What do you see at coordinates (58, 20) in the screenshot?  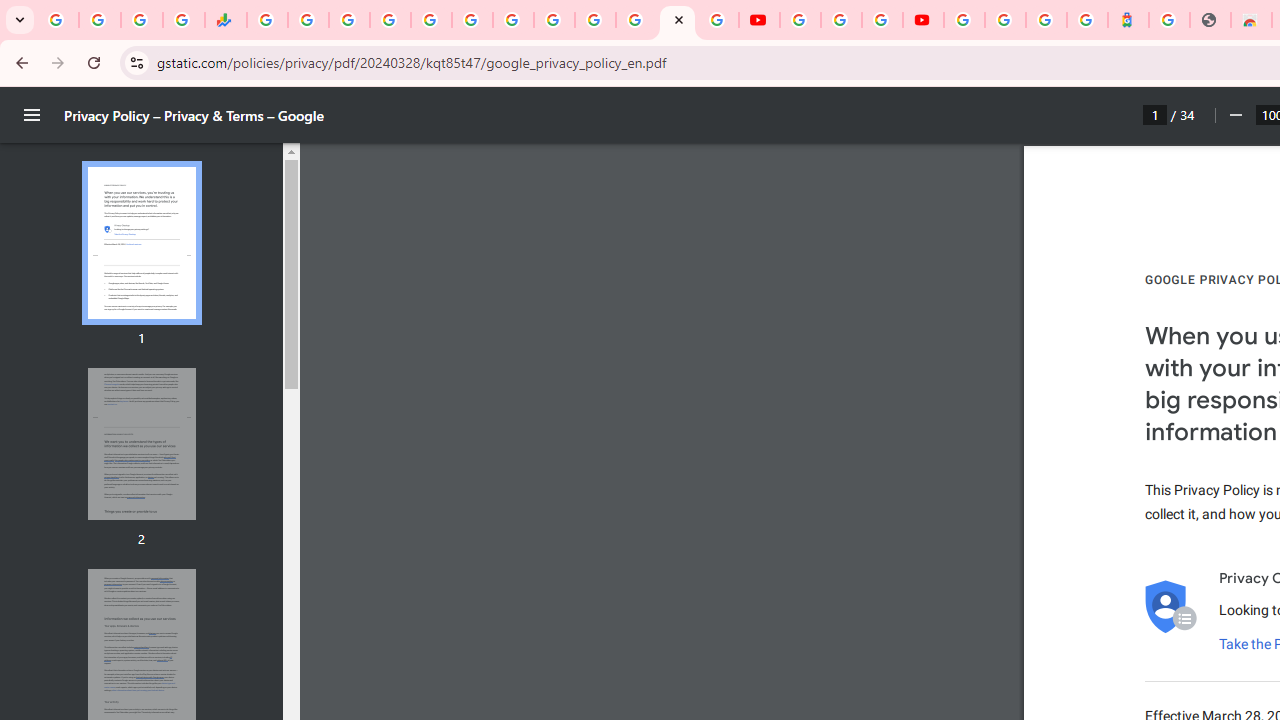 I see `'Google Workspace Admin Community'` at bounding box center [58, 20].